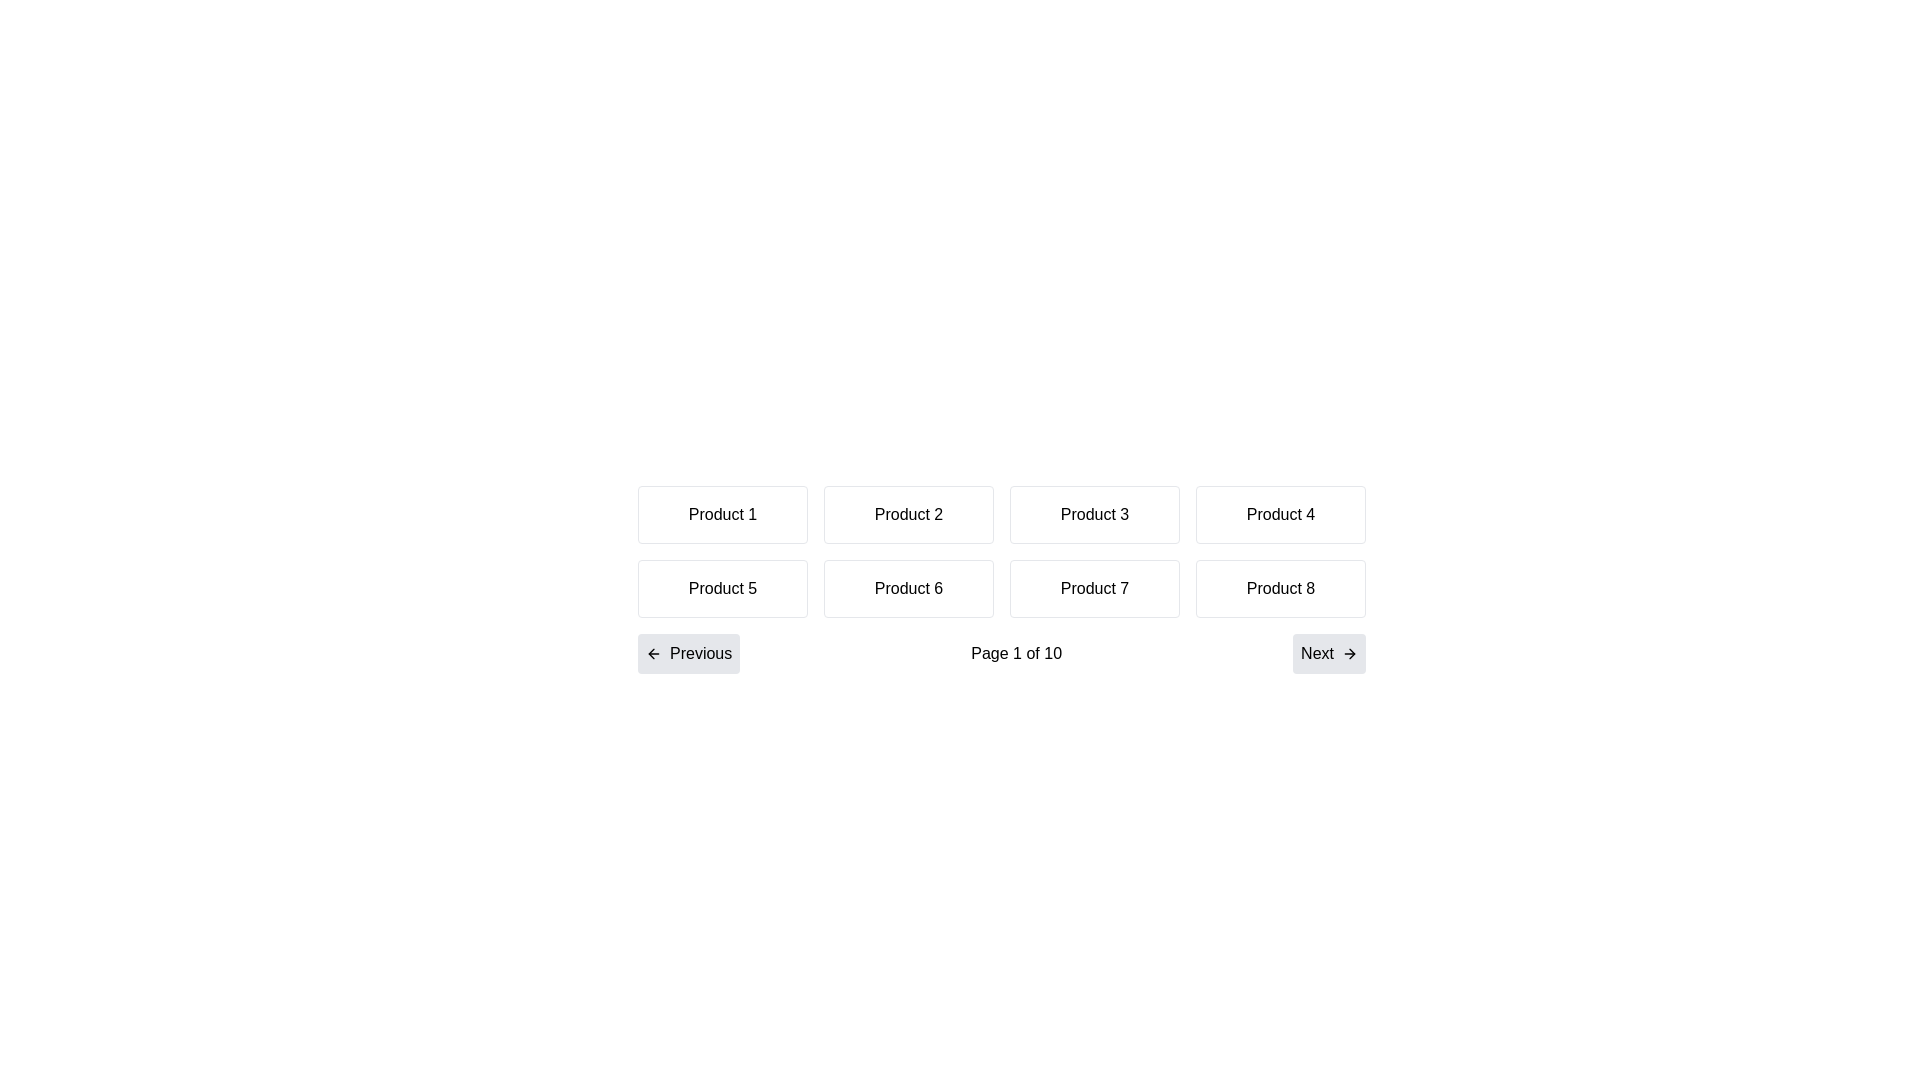 The height and width of the screenshot is (1080, 1920). What do you see at coordinates (1317, 654) in the screenshot?
I see `the 'Next' button located in the bottom-right corner of the view` at bounding box center [1317, 654].